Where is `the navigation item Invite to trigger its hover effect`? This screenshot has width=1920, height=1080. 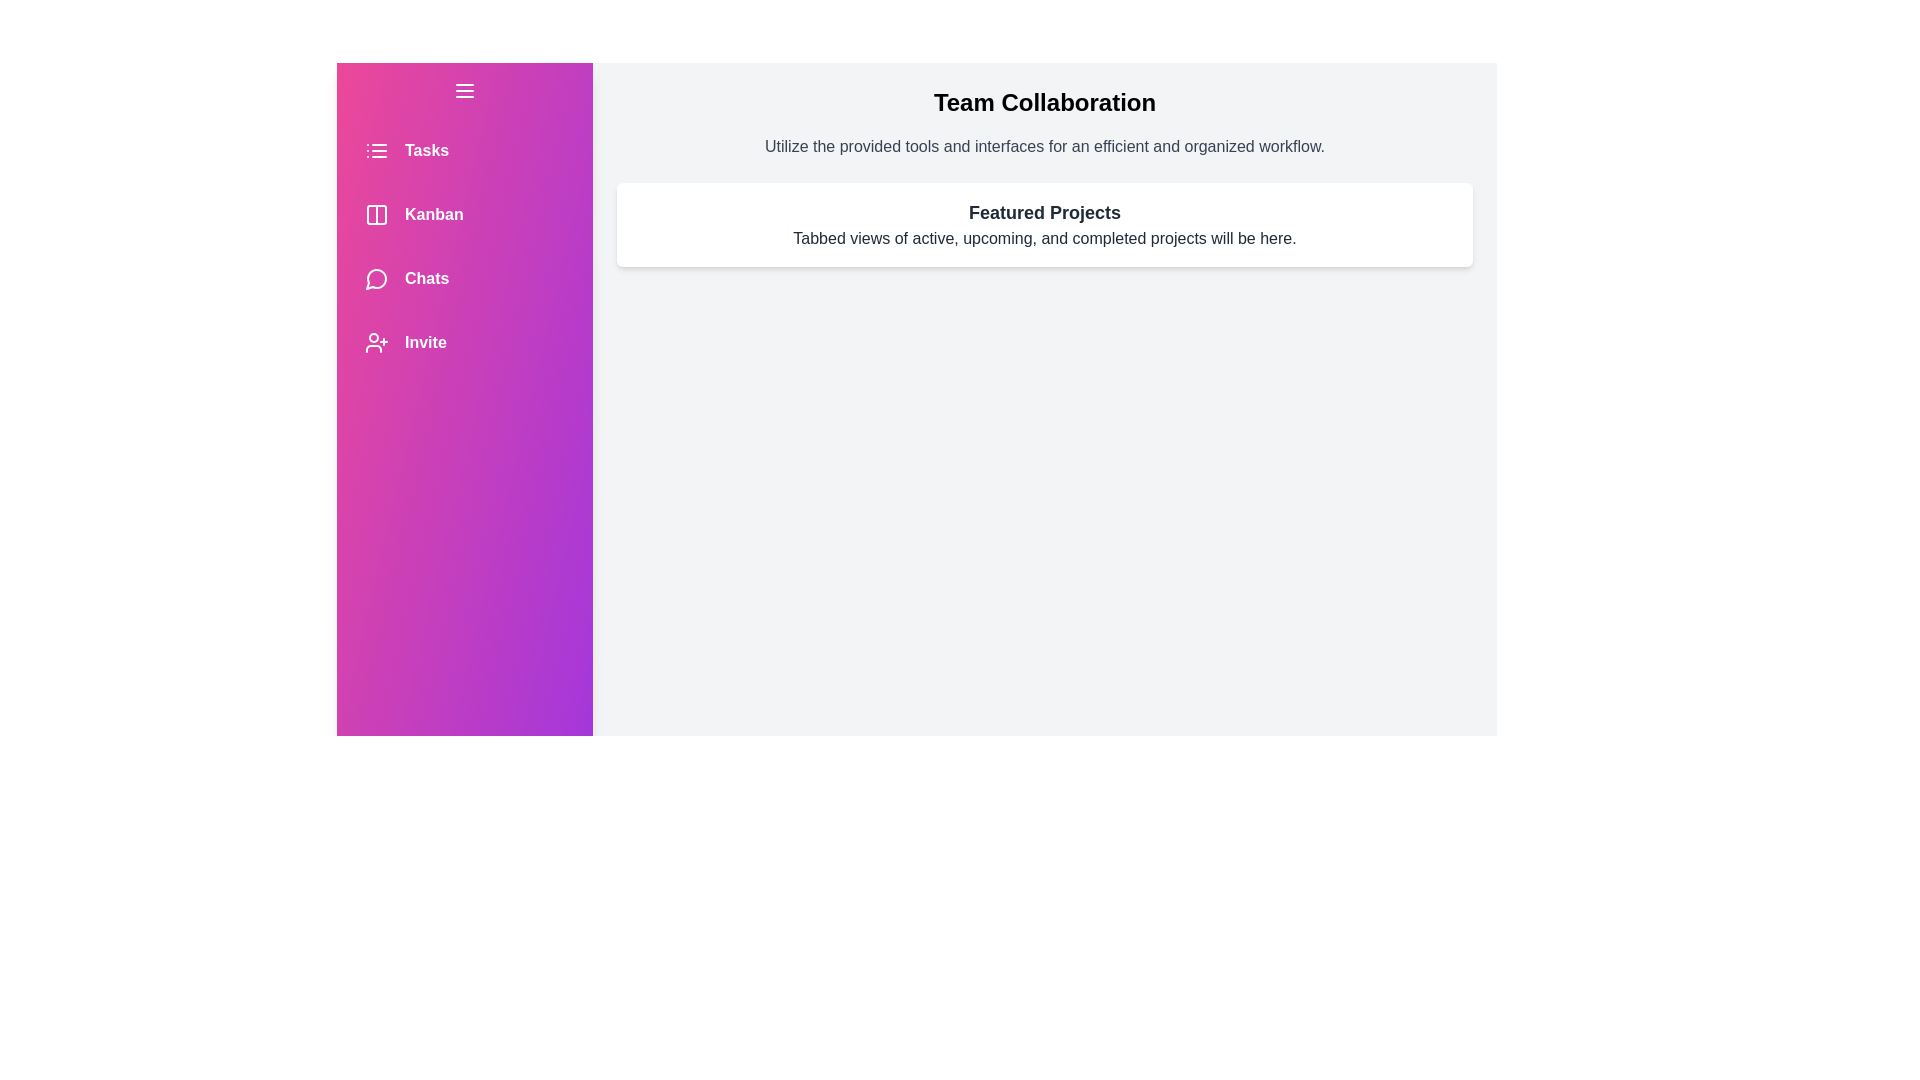
the navigation item Invite to trigger its hover effect is located at coordinates (464, 342).